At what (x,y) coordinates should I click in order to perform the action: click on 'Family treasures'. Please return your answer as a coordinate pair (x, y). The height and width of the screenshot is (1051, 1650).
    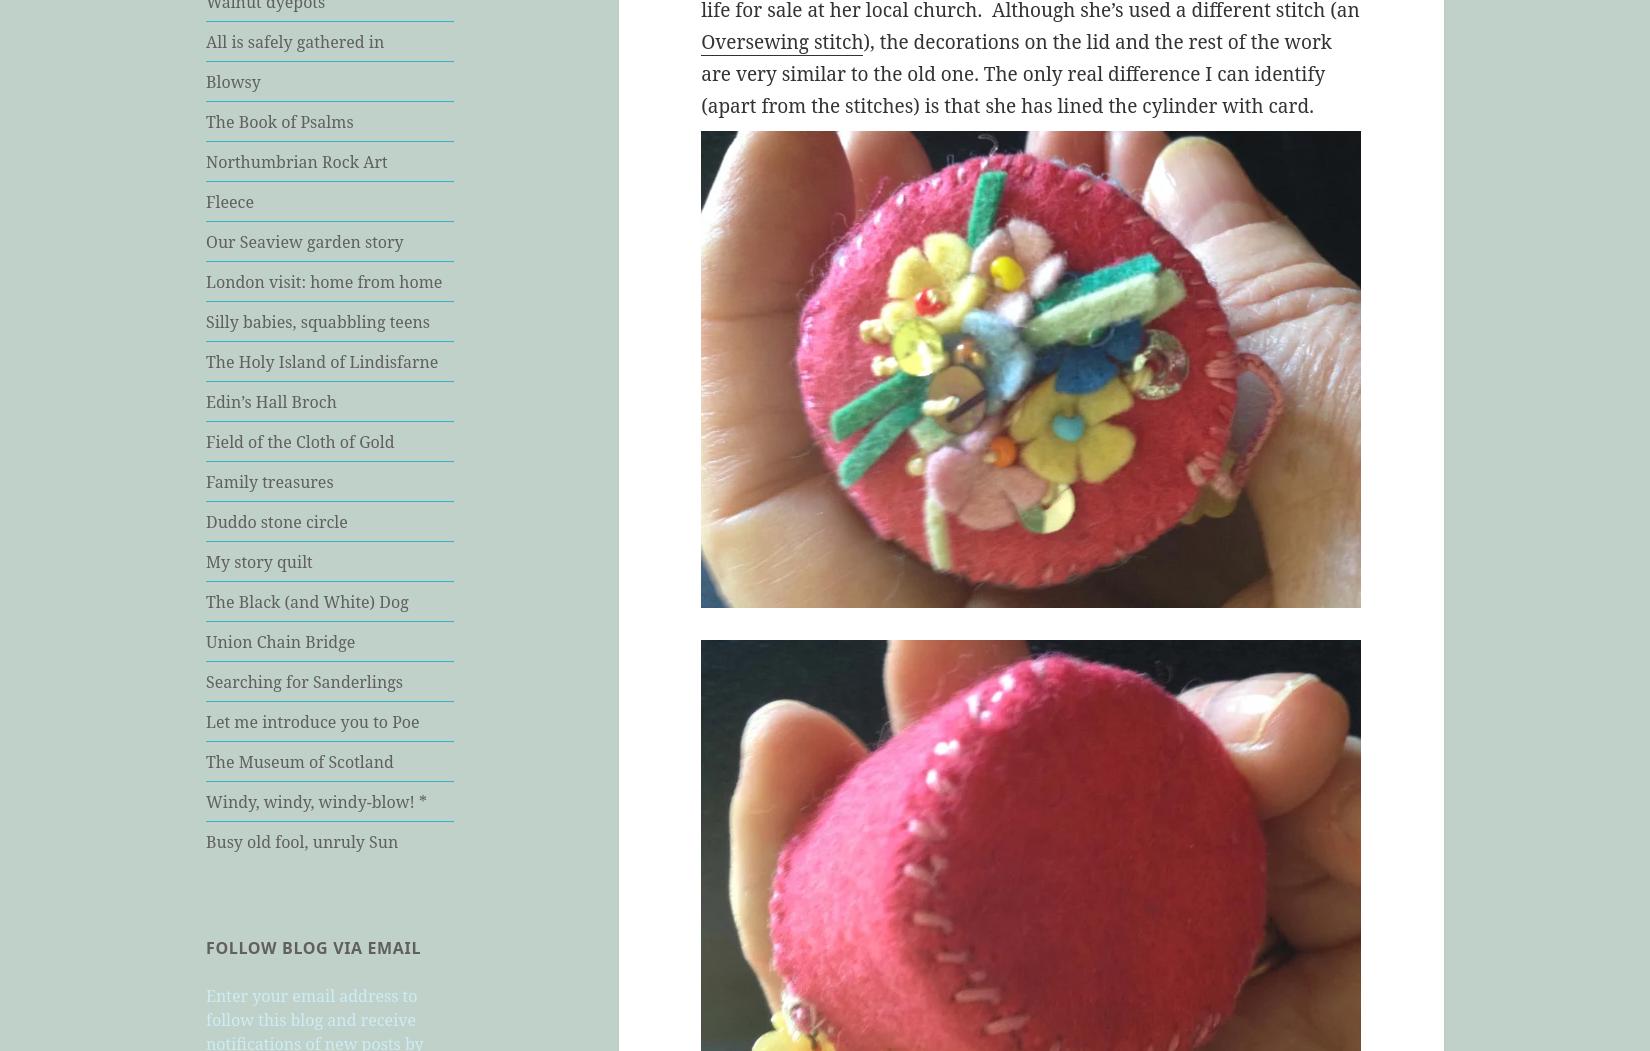
    Looking at the image, I should click on (269, 480).